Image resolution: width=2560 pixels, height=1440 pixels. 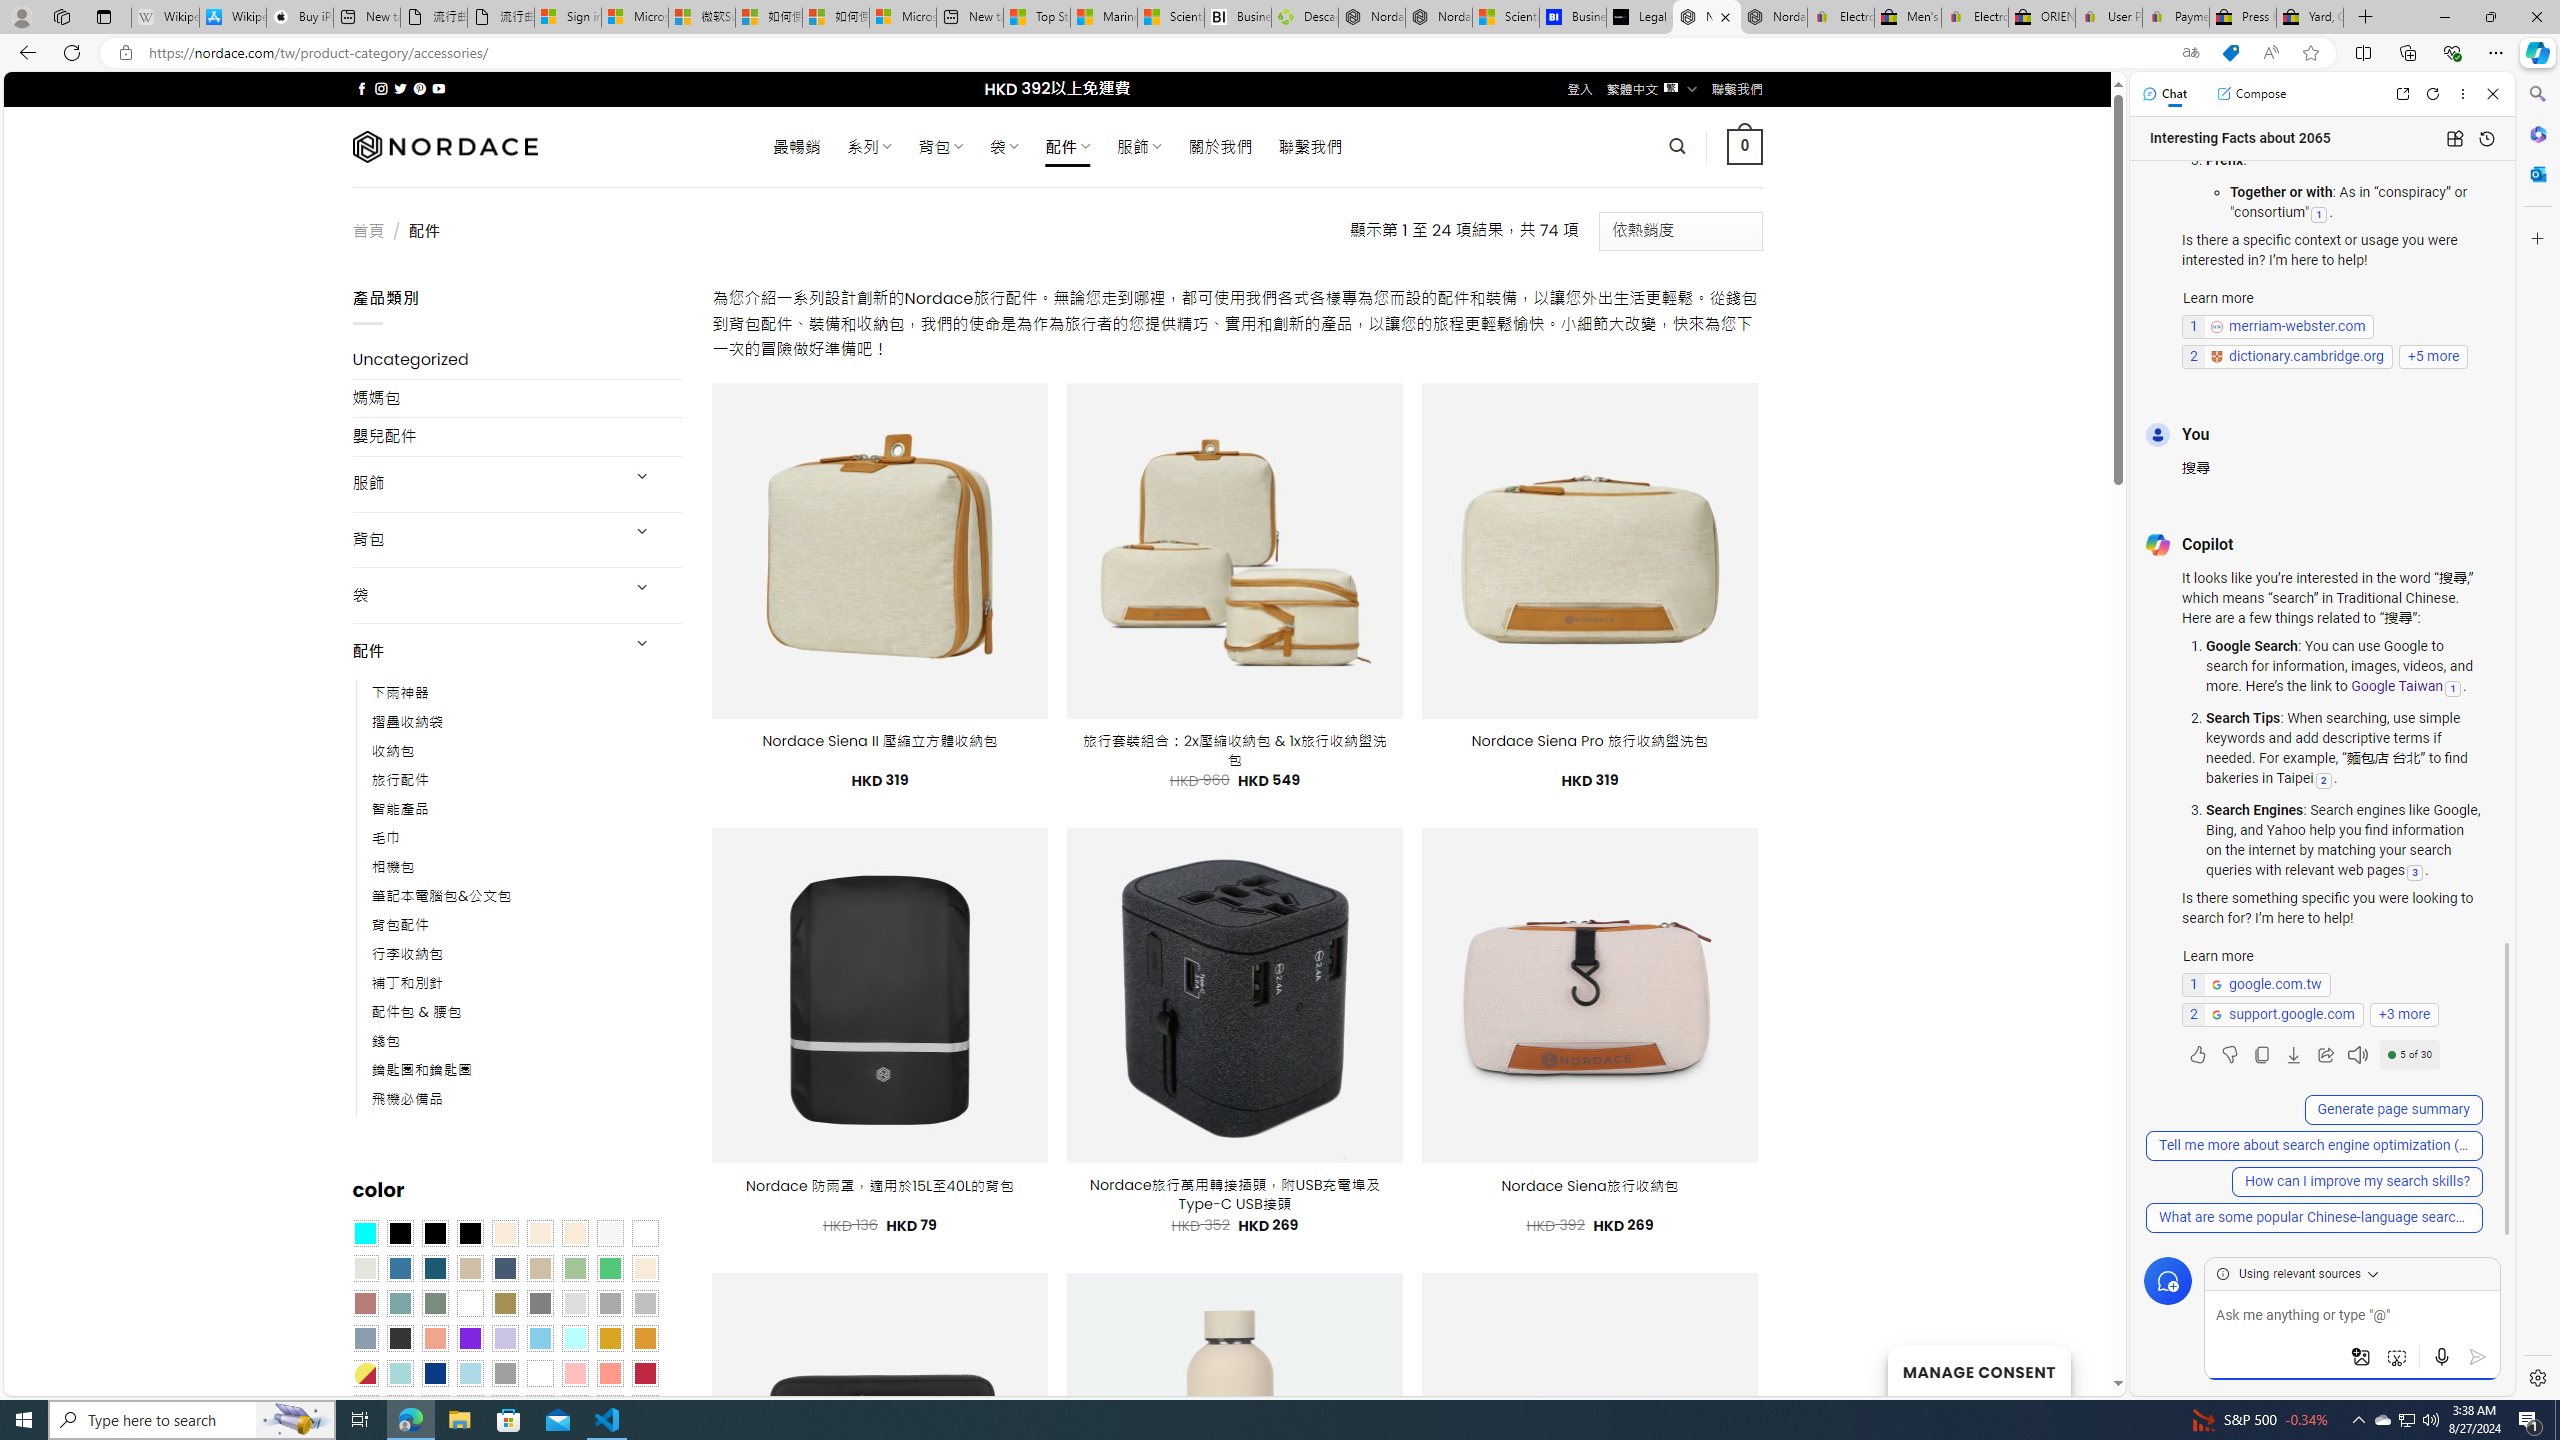 What do you see at coordinates (2535, 172) in the screenshot?
I see `'Outlook'` at bounding box center [2535, 172].